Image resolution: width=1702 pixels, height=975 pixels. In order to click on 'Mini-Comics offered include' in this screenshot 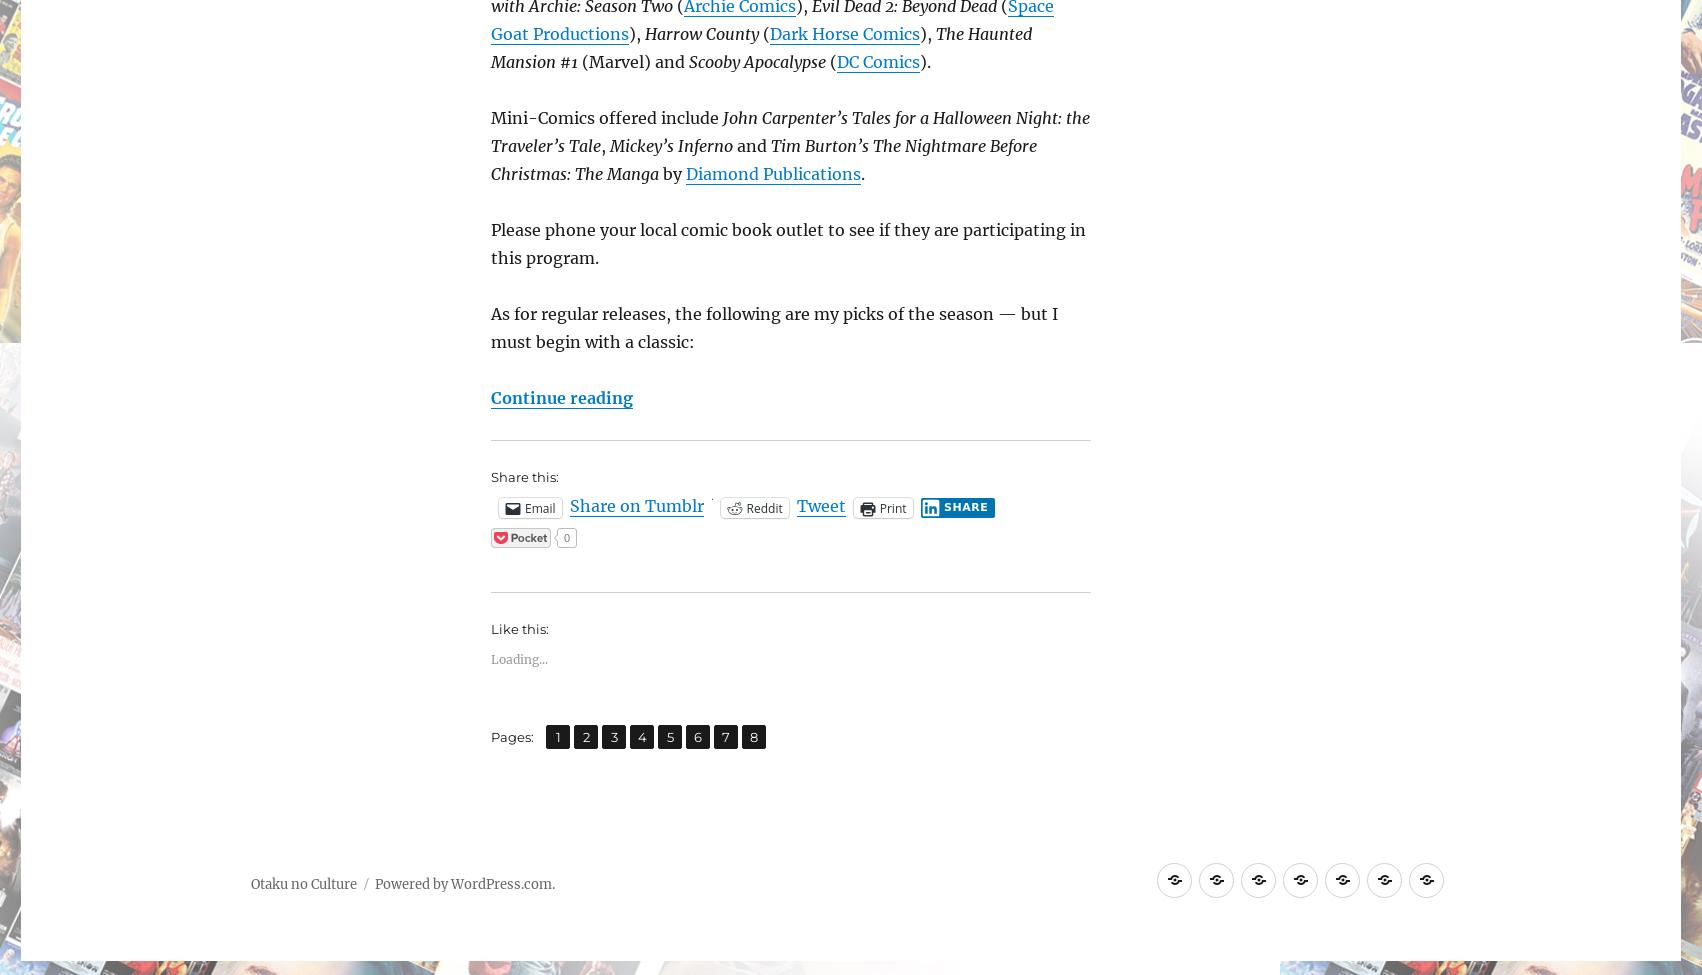, I will do `click(490, 116)`.